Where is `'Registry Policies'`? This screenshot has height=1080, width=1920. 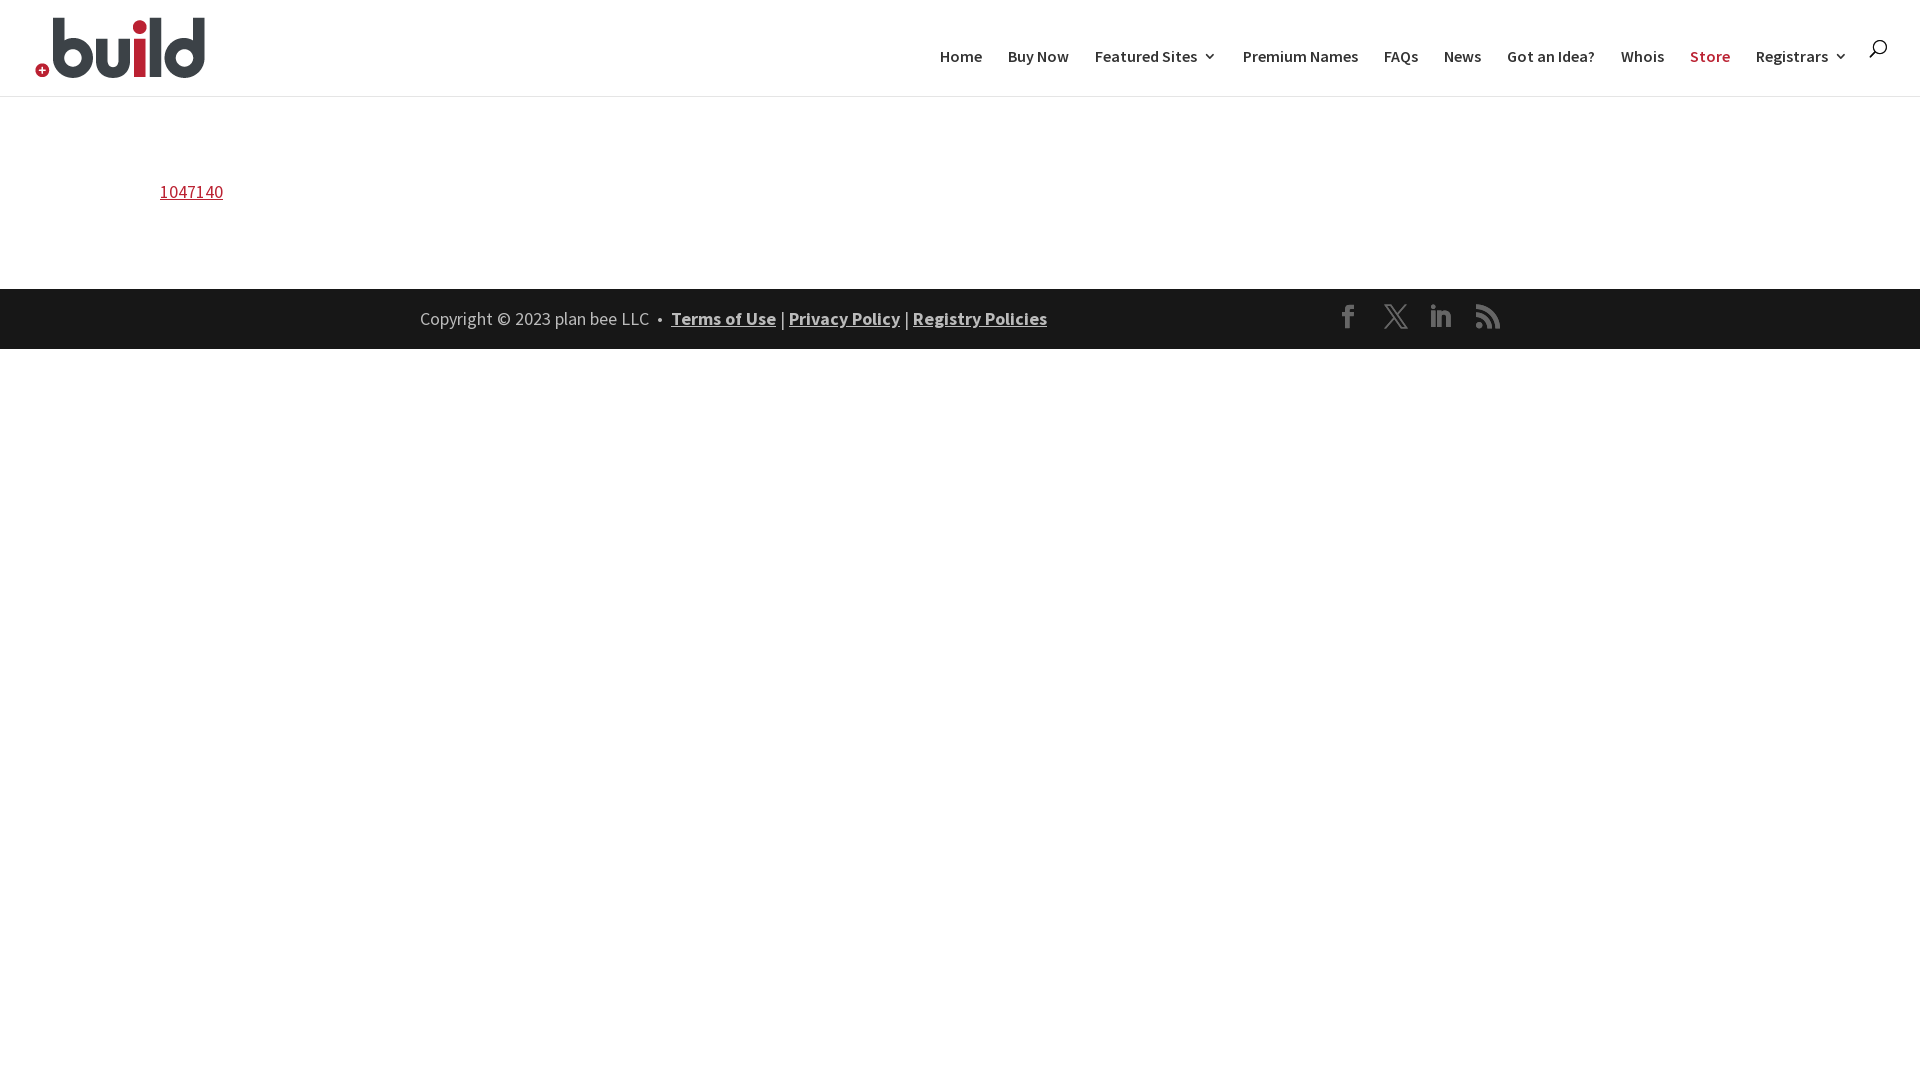
'Registry Policies' is located at coordinates (911, 317).